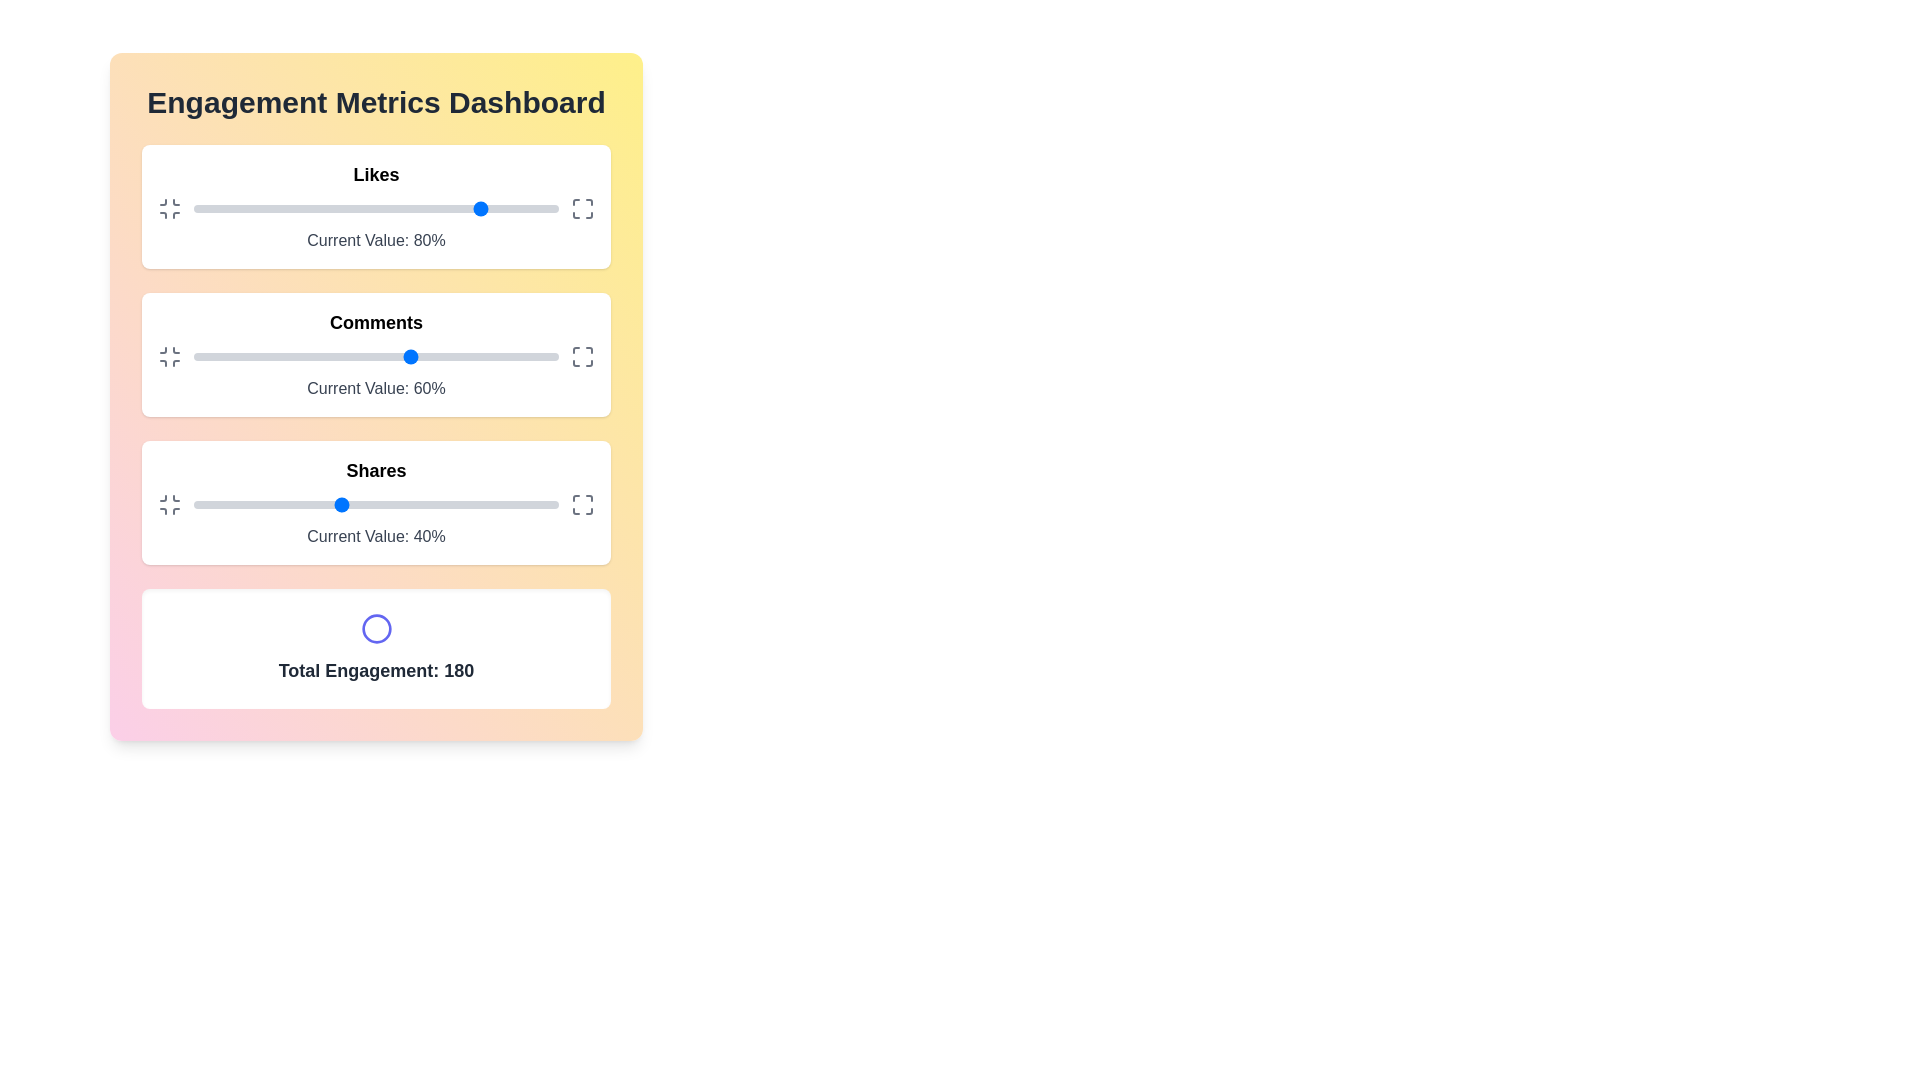 The image size is (1920, 1080). Describe the element at coordinates (581, 208) in the screenshot. I see `the maximize icon button located at the top right corner of the first section of the dashboard, next to the 'Current Value: 80%' slider` at that location.